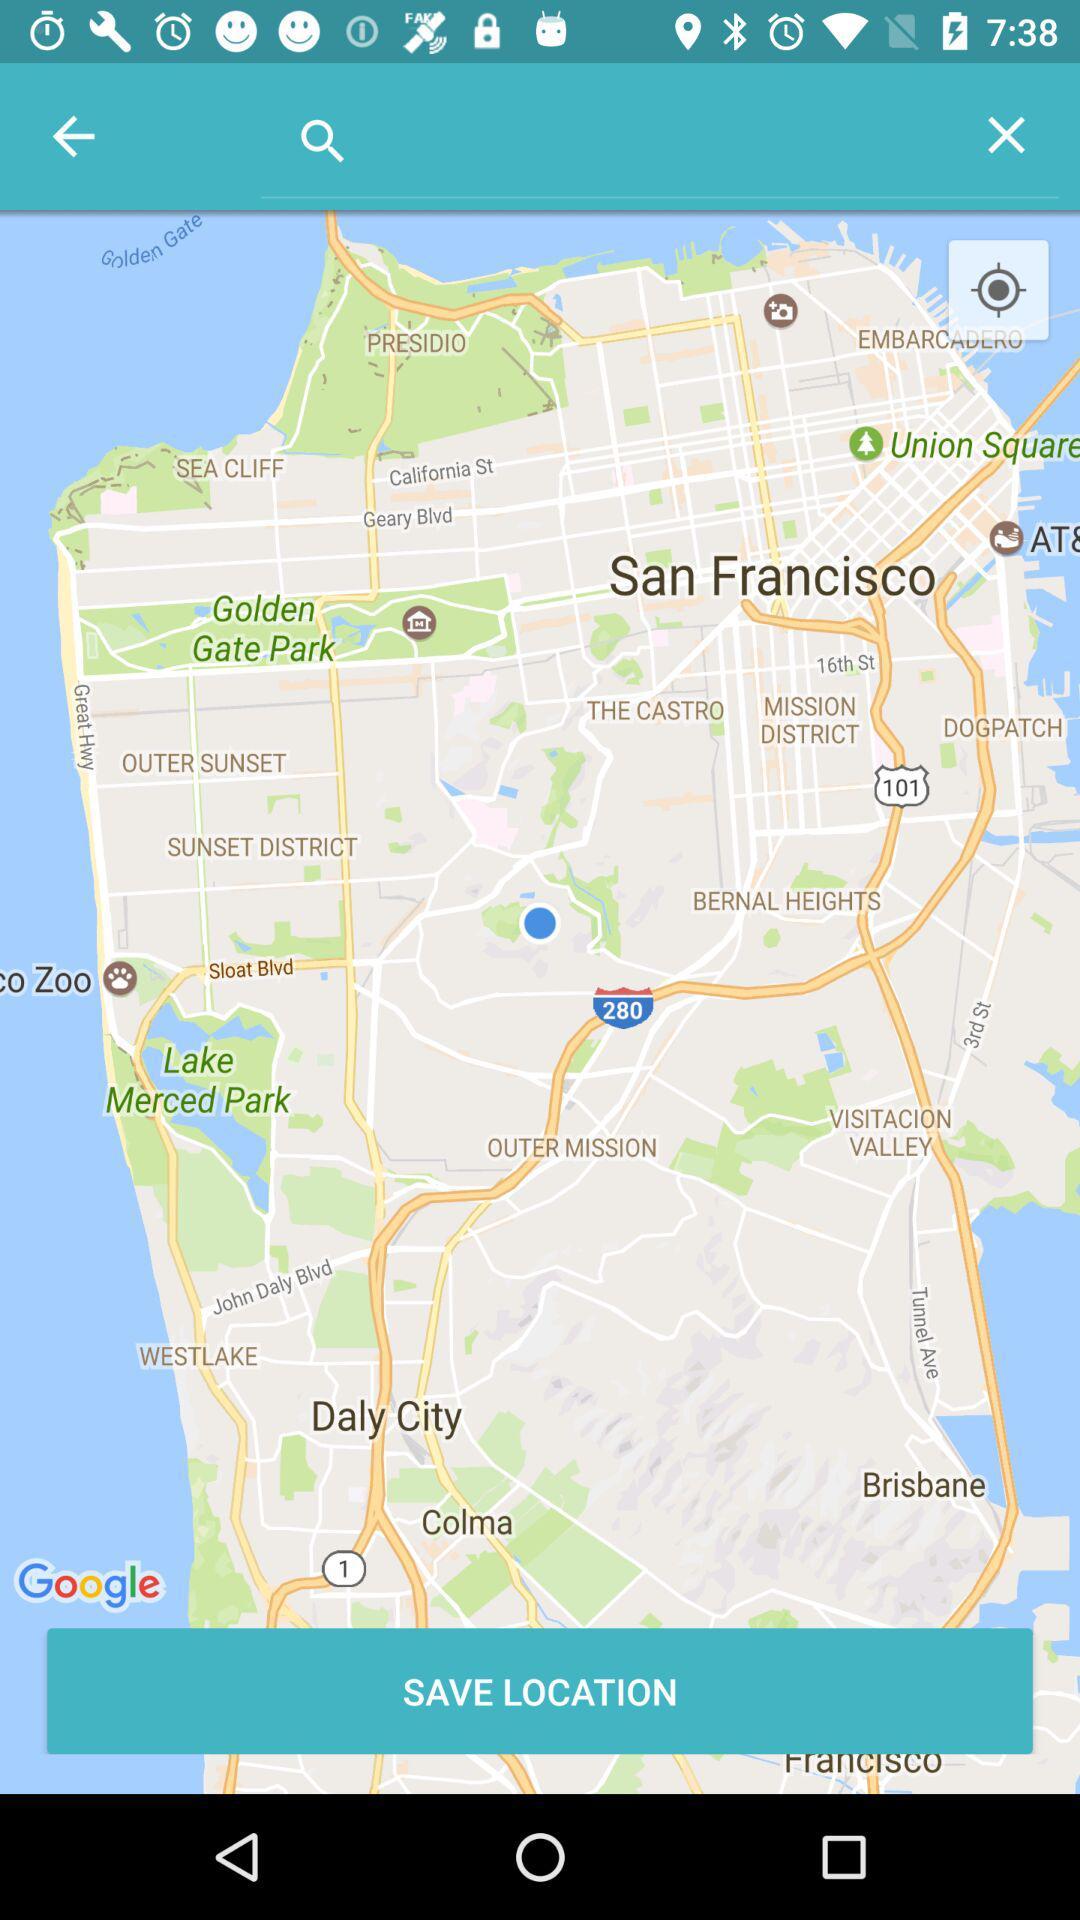 The image size is (1080, 1920). What do you see at coordinates (72, 135) in the screenshot?
I see `the icon at the top left corner` at bounding box center [72, 135].